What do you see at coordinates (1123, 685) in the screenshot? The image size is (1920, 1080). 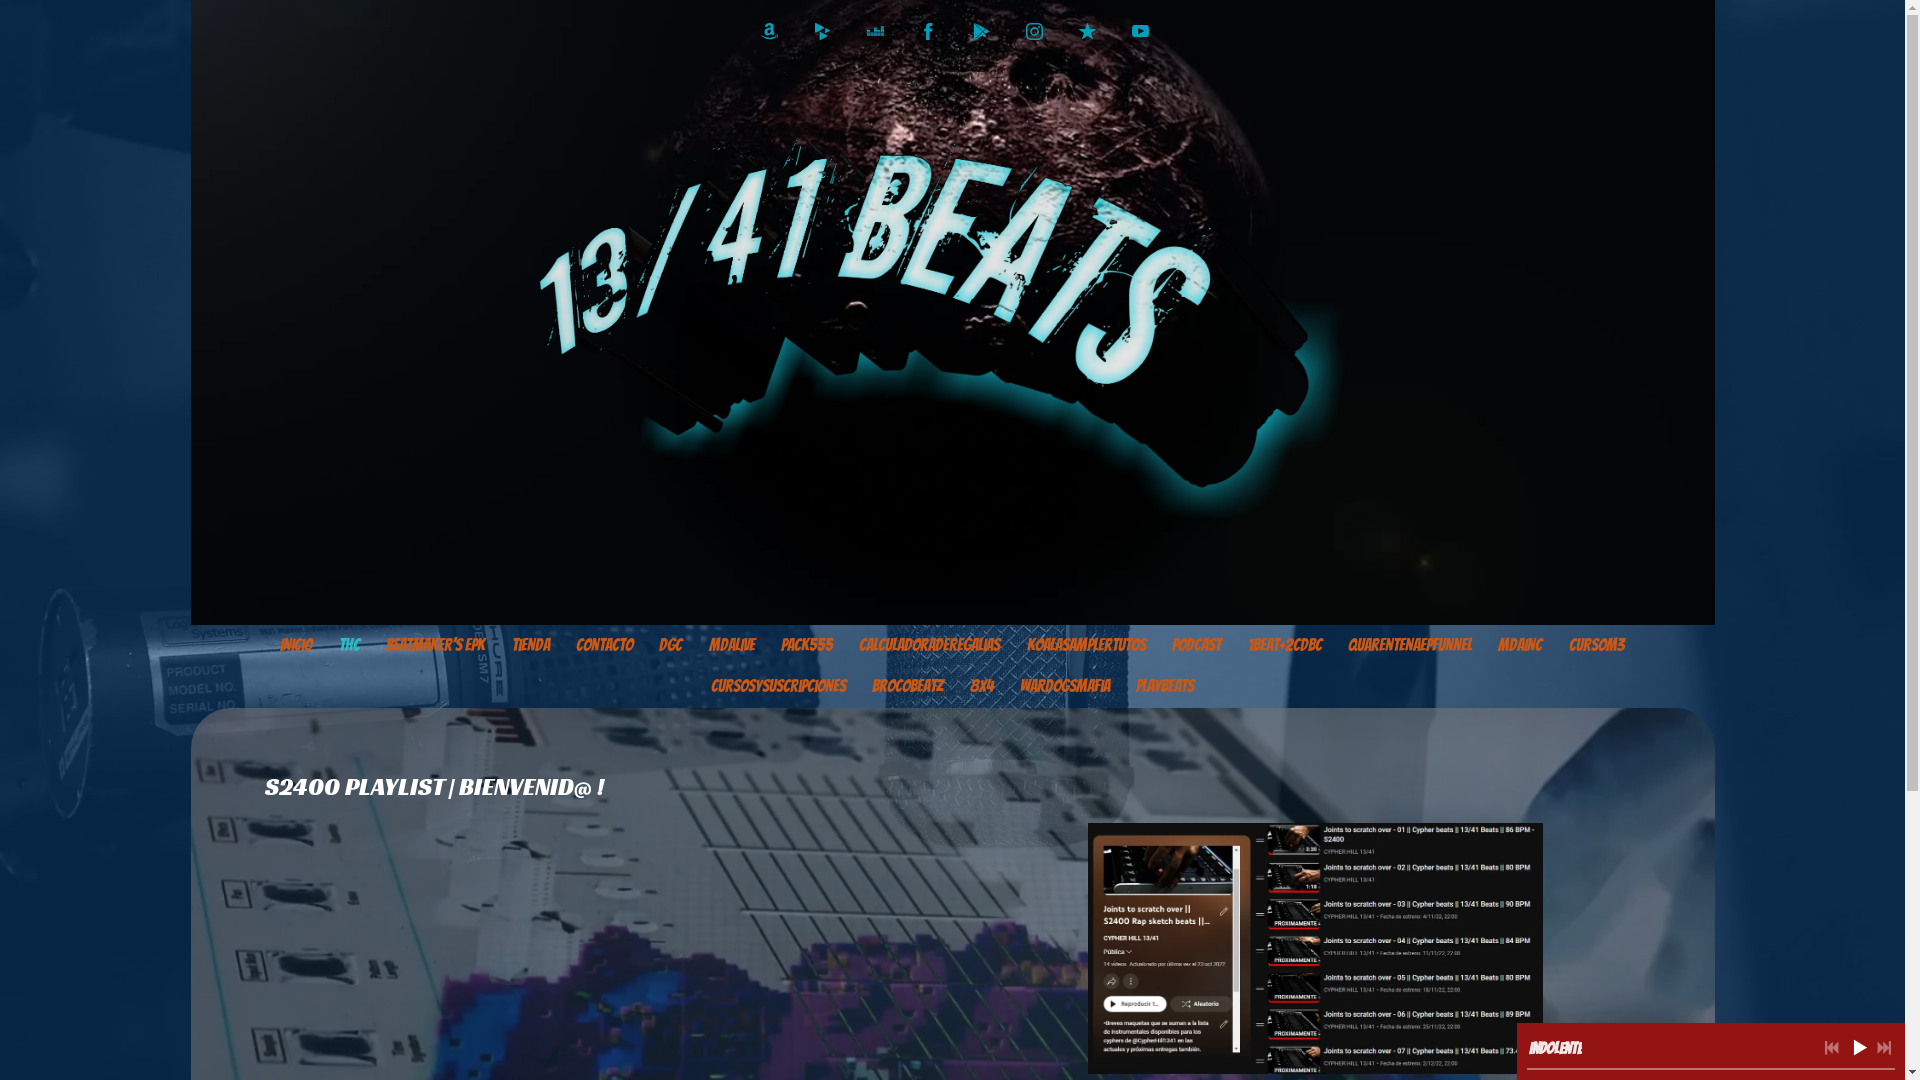 I see `'PlayBeats'` at bounding box center [1123, 685].